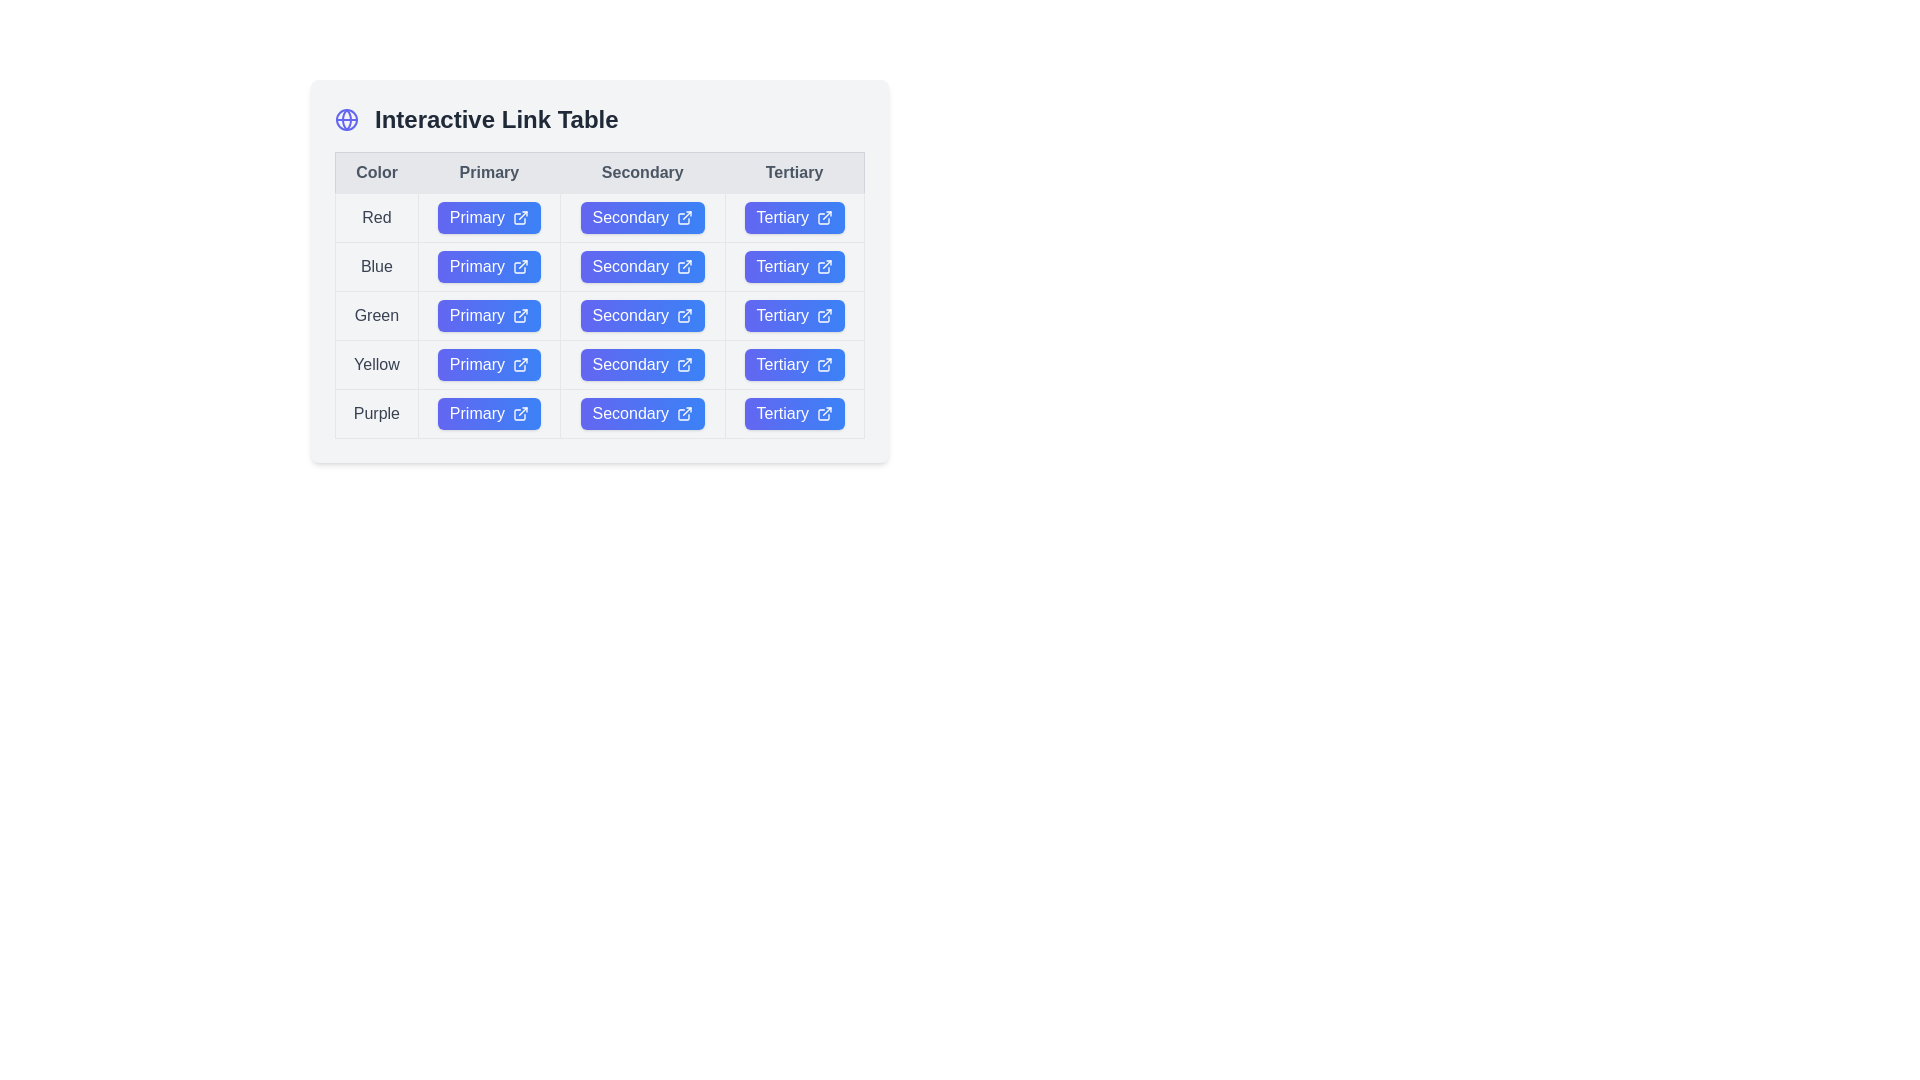  Describe the element at coordinates (793, 218) in the screenshot. I see `the third button in the last column under the 'Tertiary' column header of the 'Red' row` at that location.